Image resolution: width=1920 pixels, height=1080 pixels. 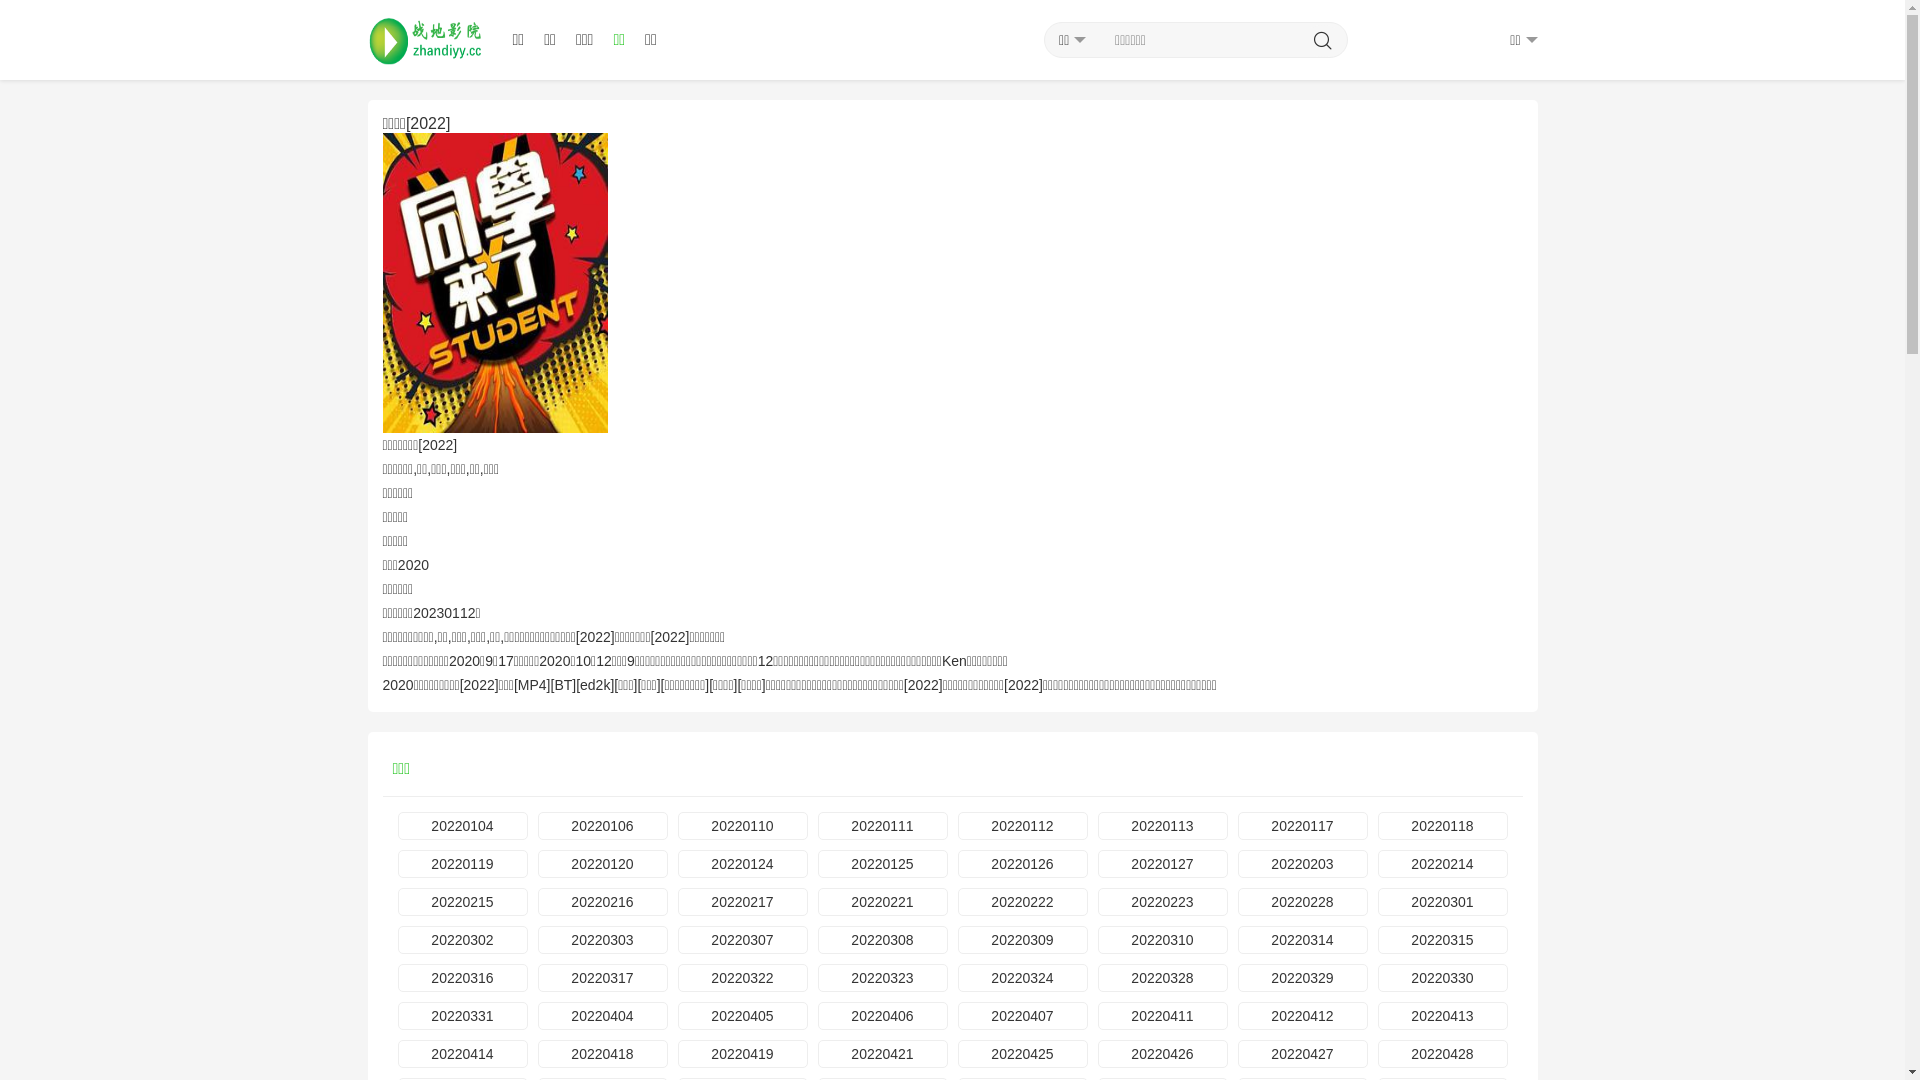 What do you see at coordinates (1162, 940) in the screenshot?
I see `'20220310'` at bounding box center [1162, 940].